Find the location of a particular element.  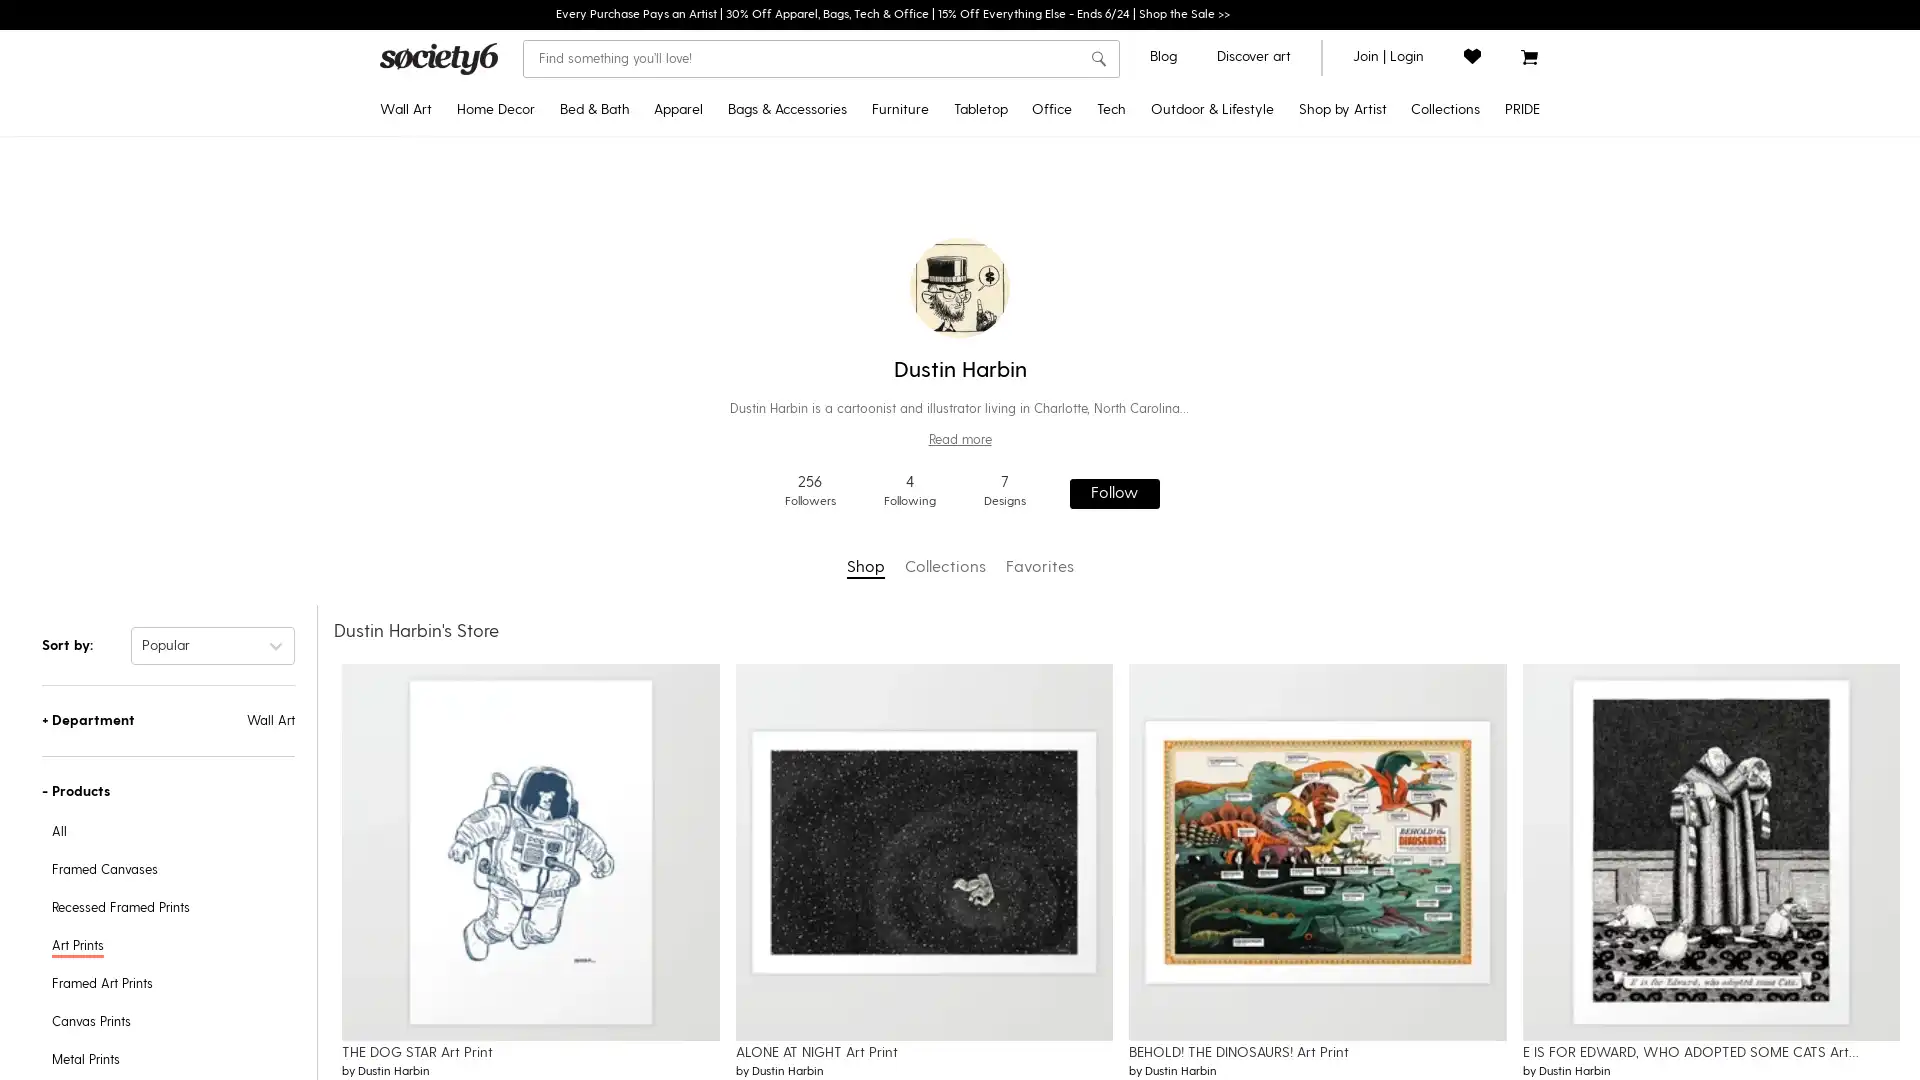

Tapestries is located at coordinates (533, 160).